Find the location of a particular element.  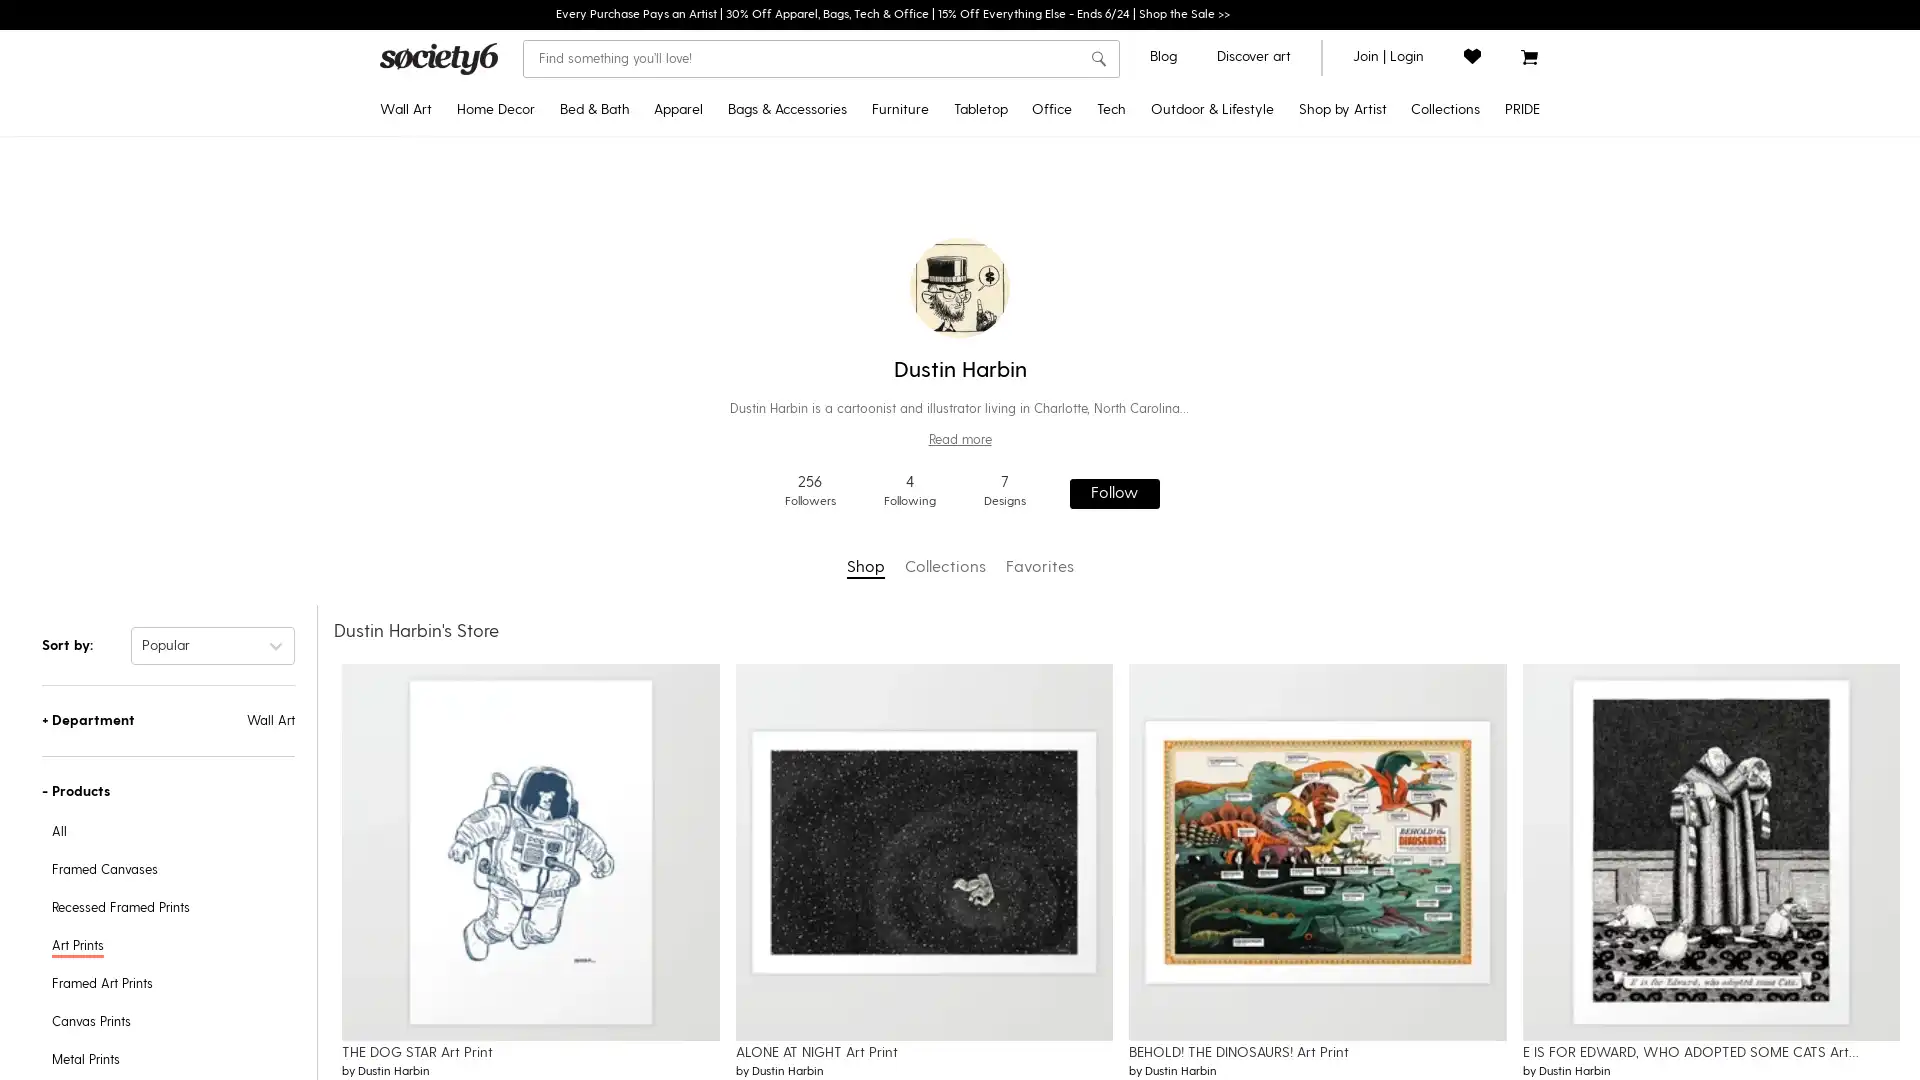

Tapestries is located at coordinates (533, 160).